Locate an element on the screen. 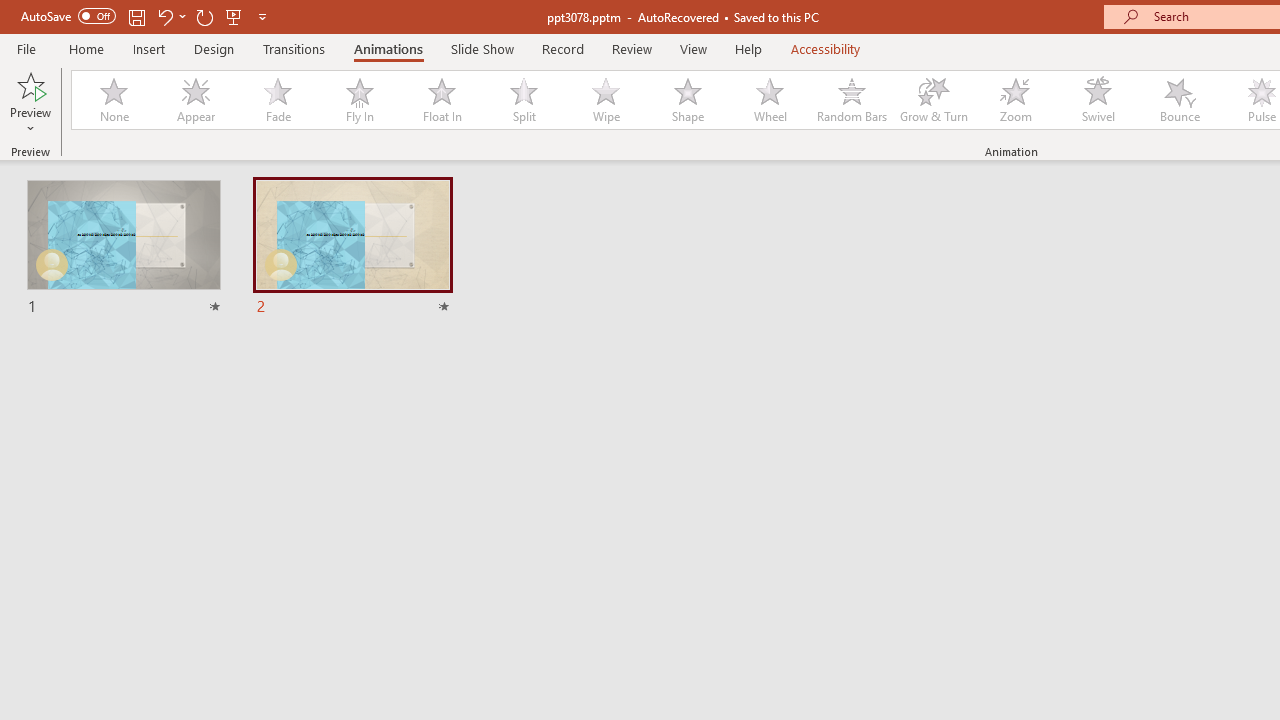  'Swivel' is located at coordinates (1097, 100).